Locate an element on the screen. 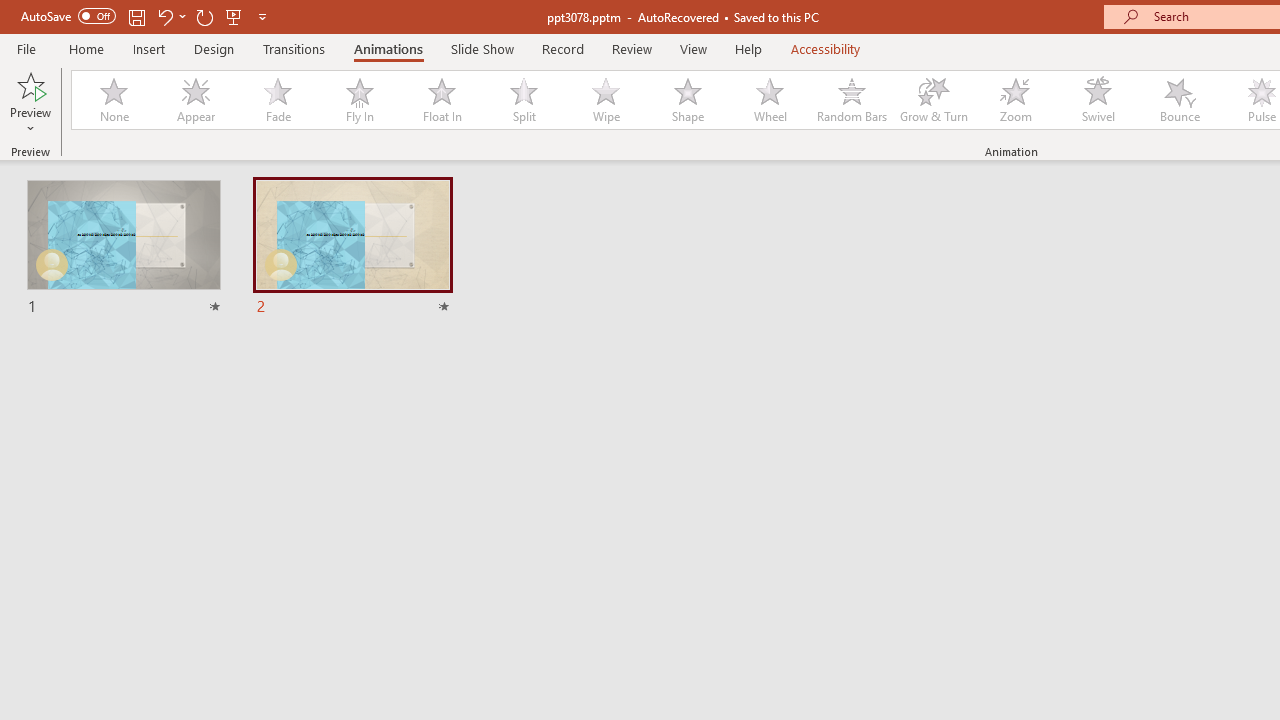  'Swivel' is located at coordinates (1097, 100).